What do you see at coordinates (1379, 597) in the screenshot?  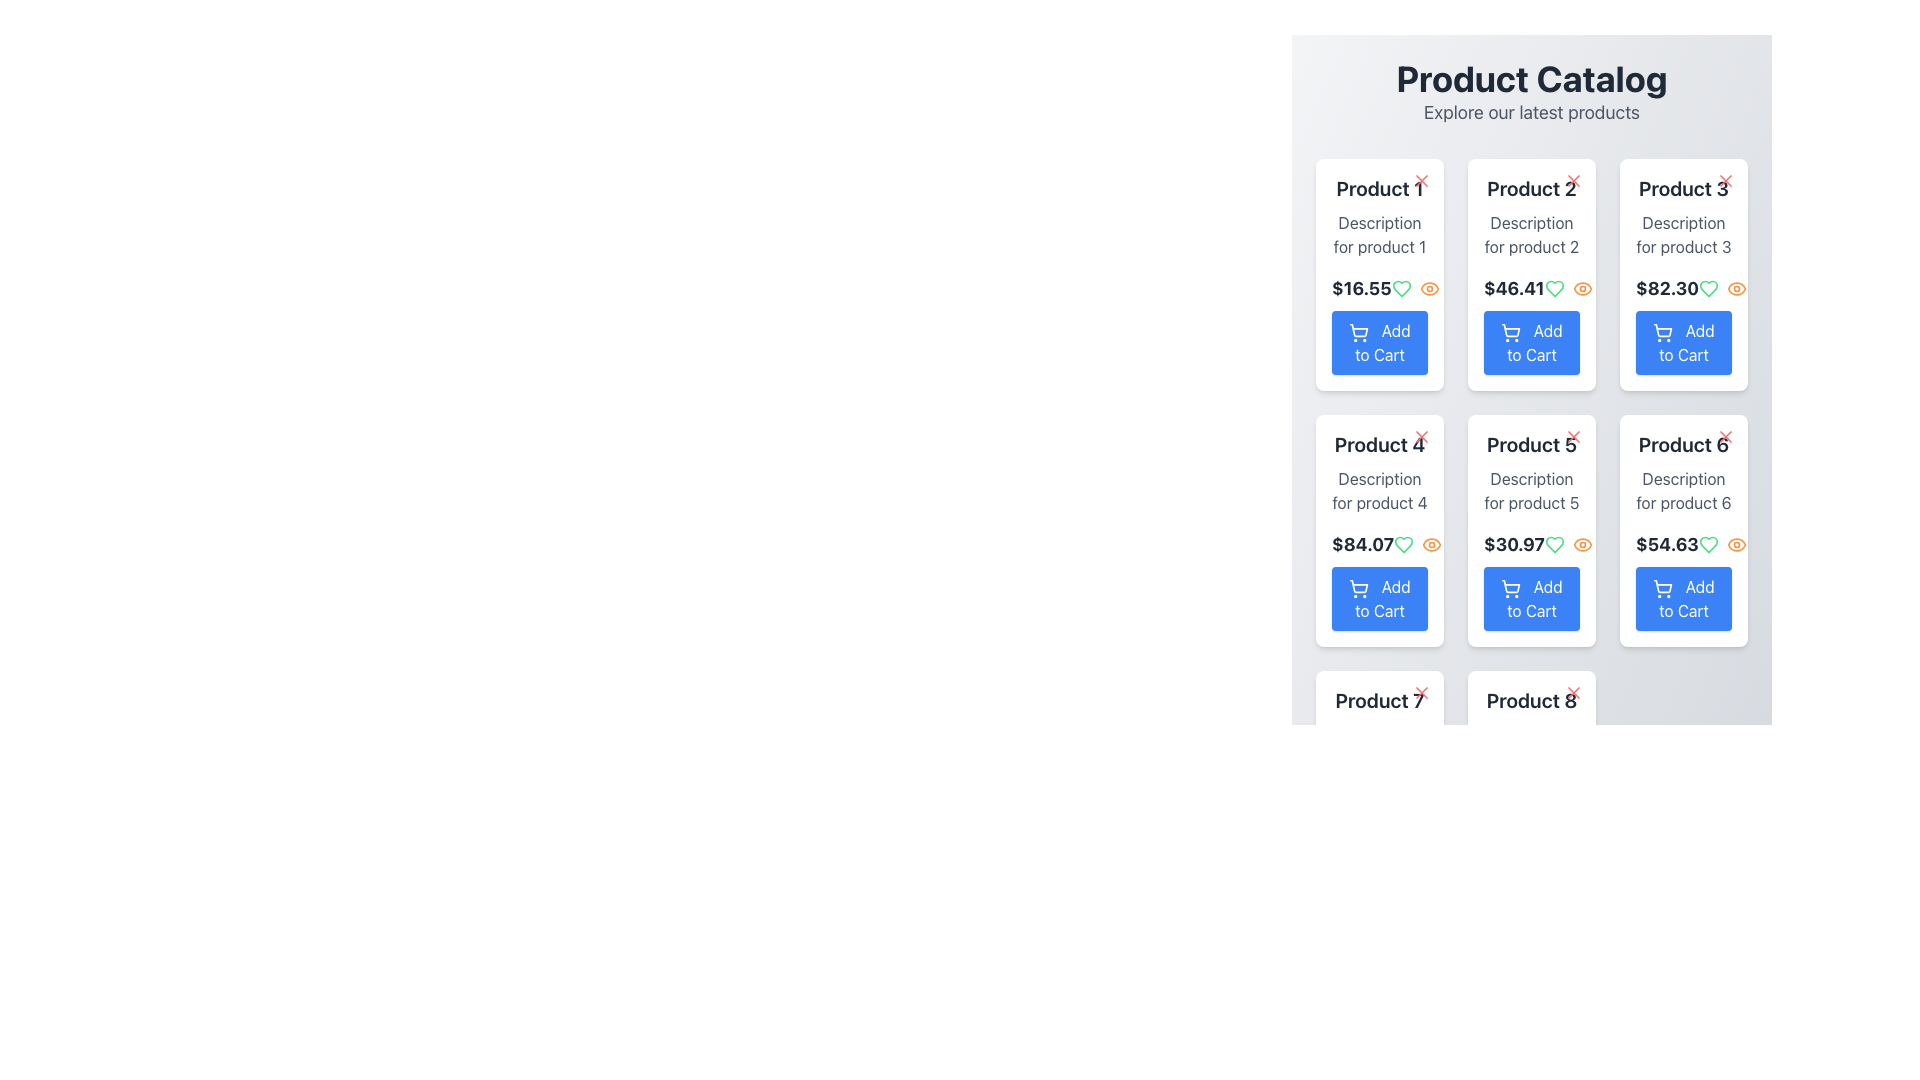 I see `the 'Add to Cart' button, which is a rectangular button with a blue background, white text, and a shopping cart icon, located below the product price in the card layout for 'Product 4'` at bounding box center [1379, 597].